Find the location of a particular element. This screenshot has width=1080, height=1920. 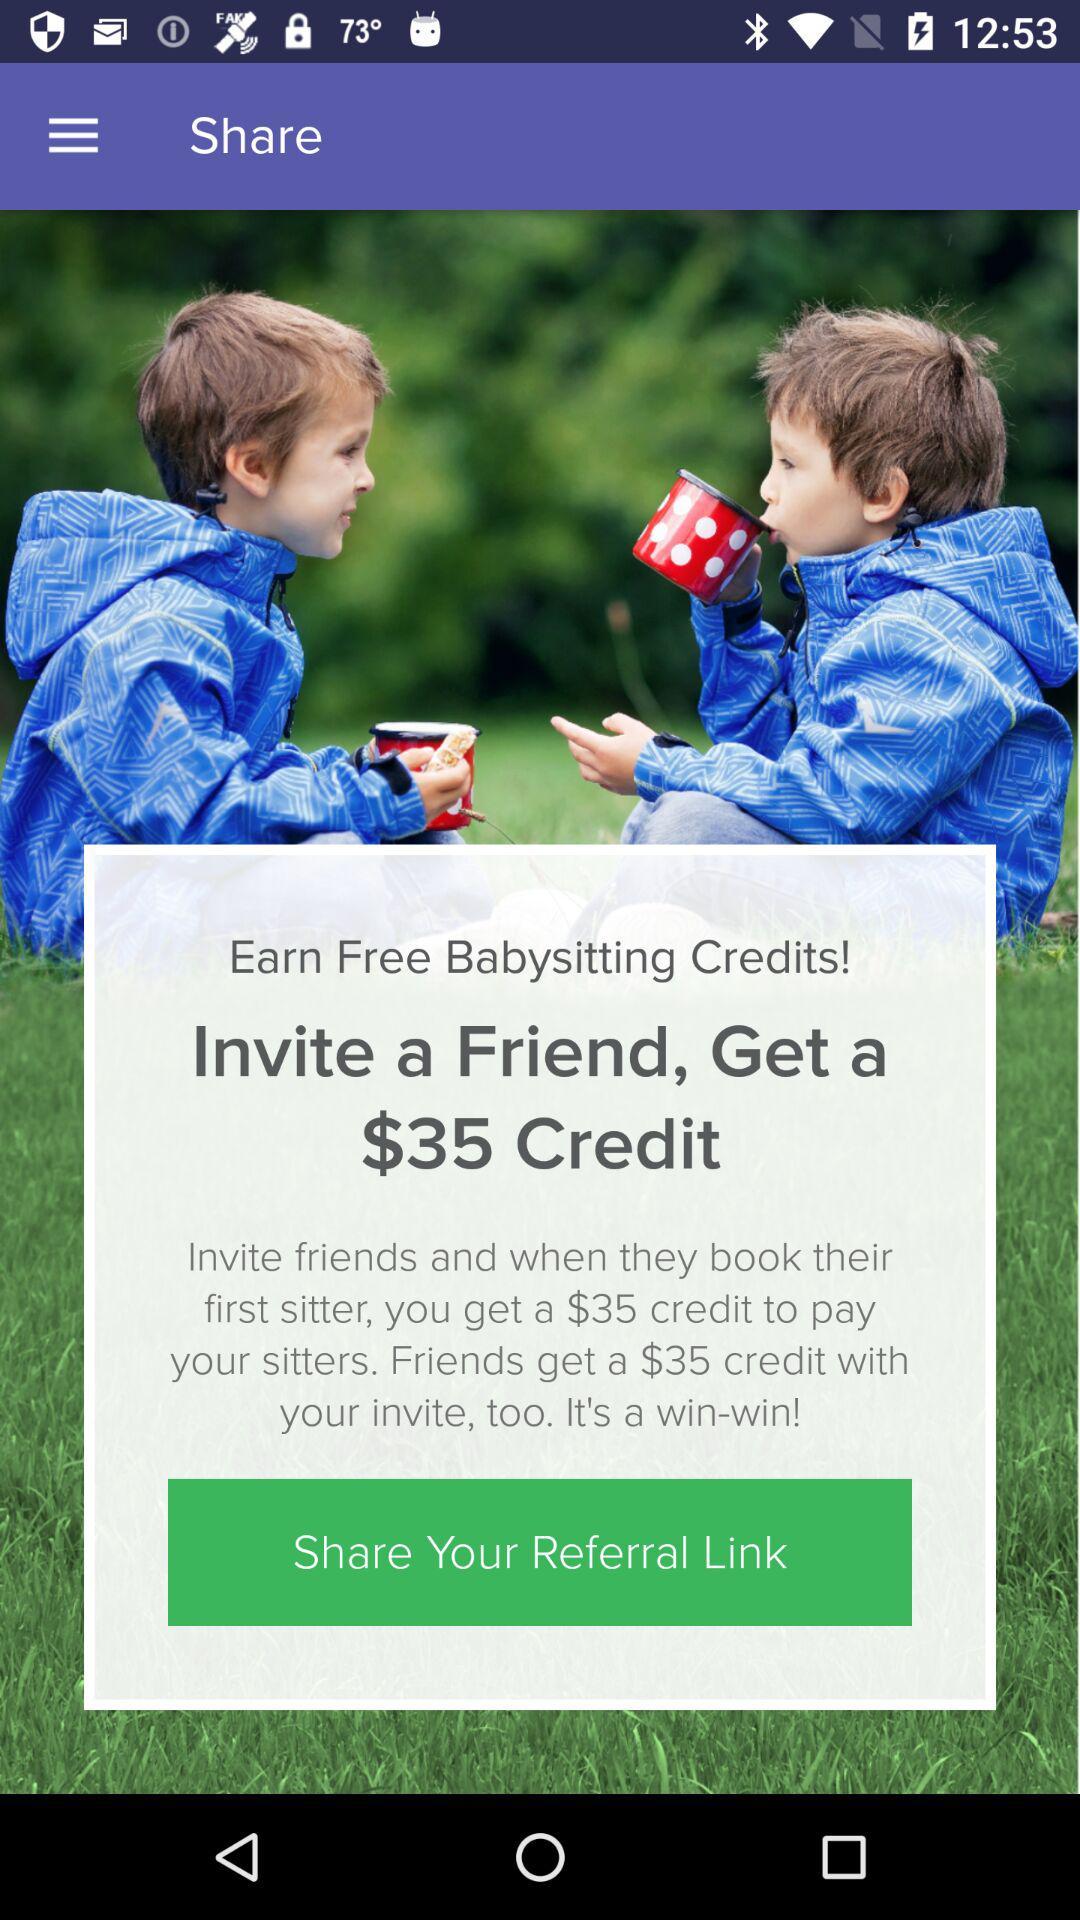

icon next to share is located at coordinates (72, 135).